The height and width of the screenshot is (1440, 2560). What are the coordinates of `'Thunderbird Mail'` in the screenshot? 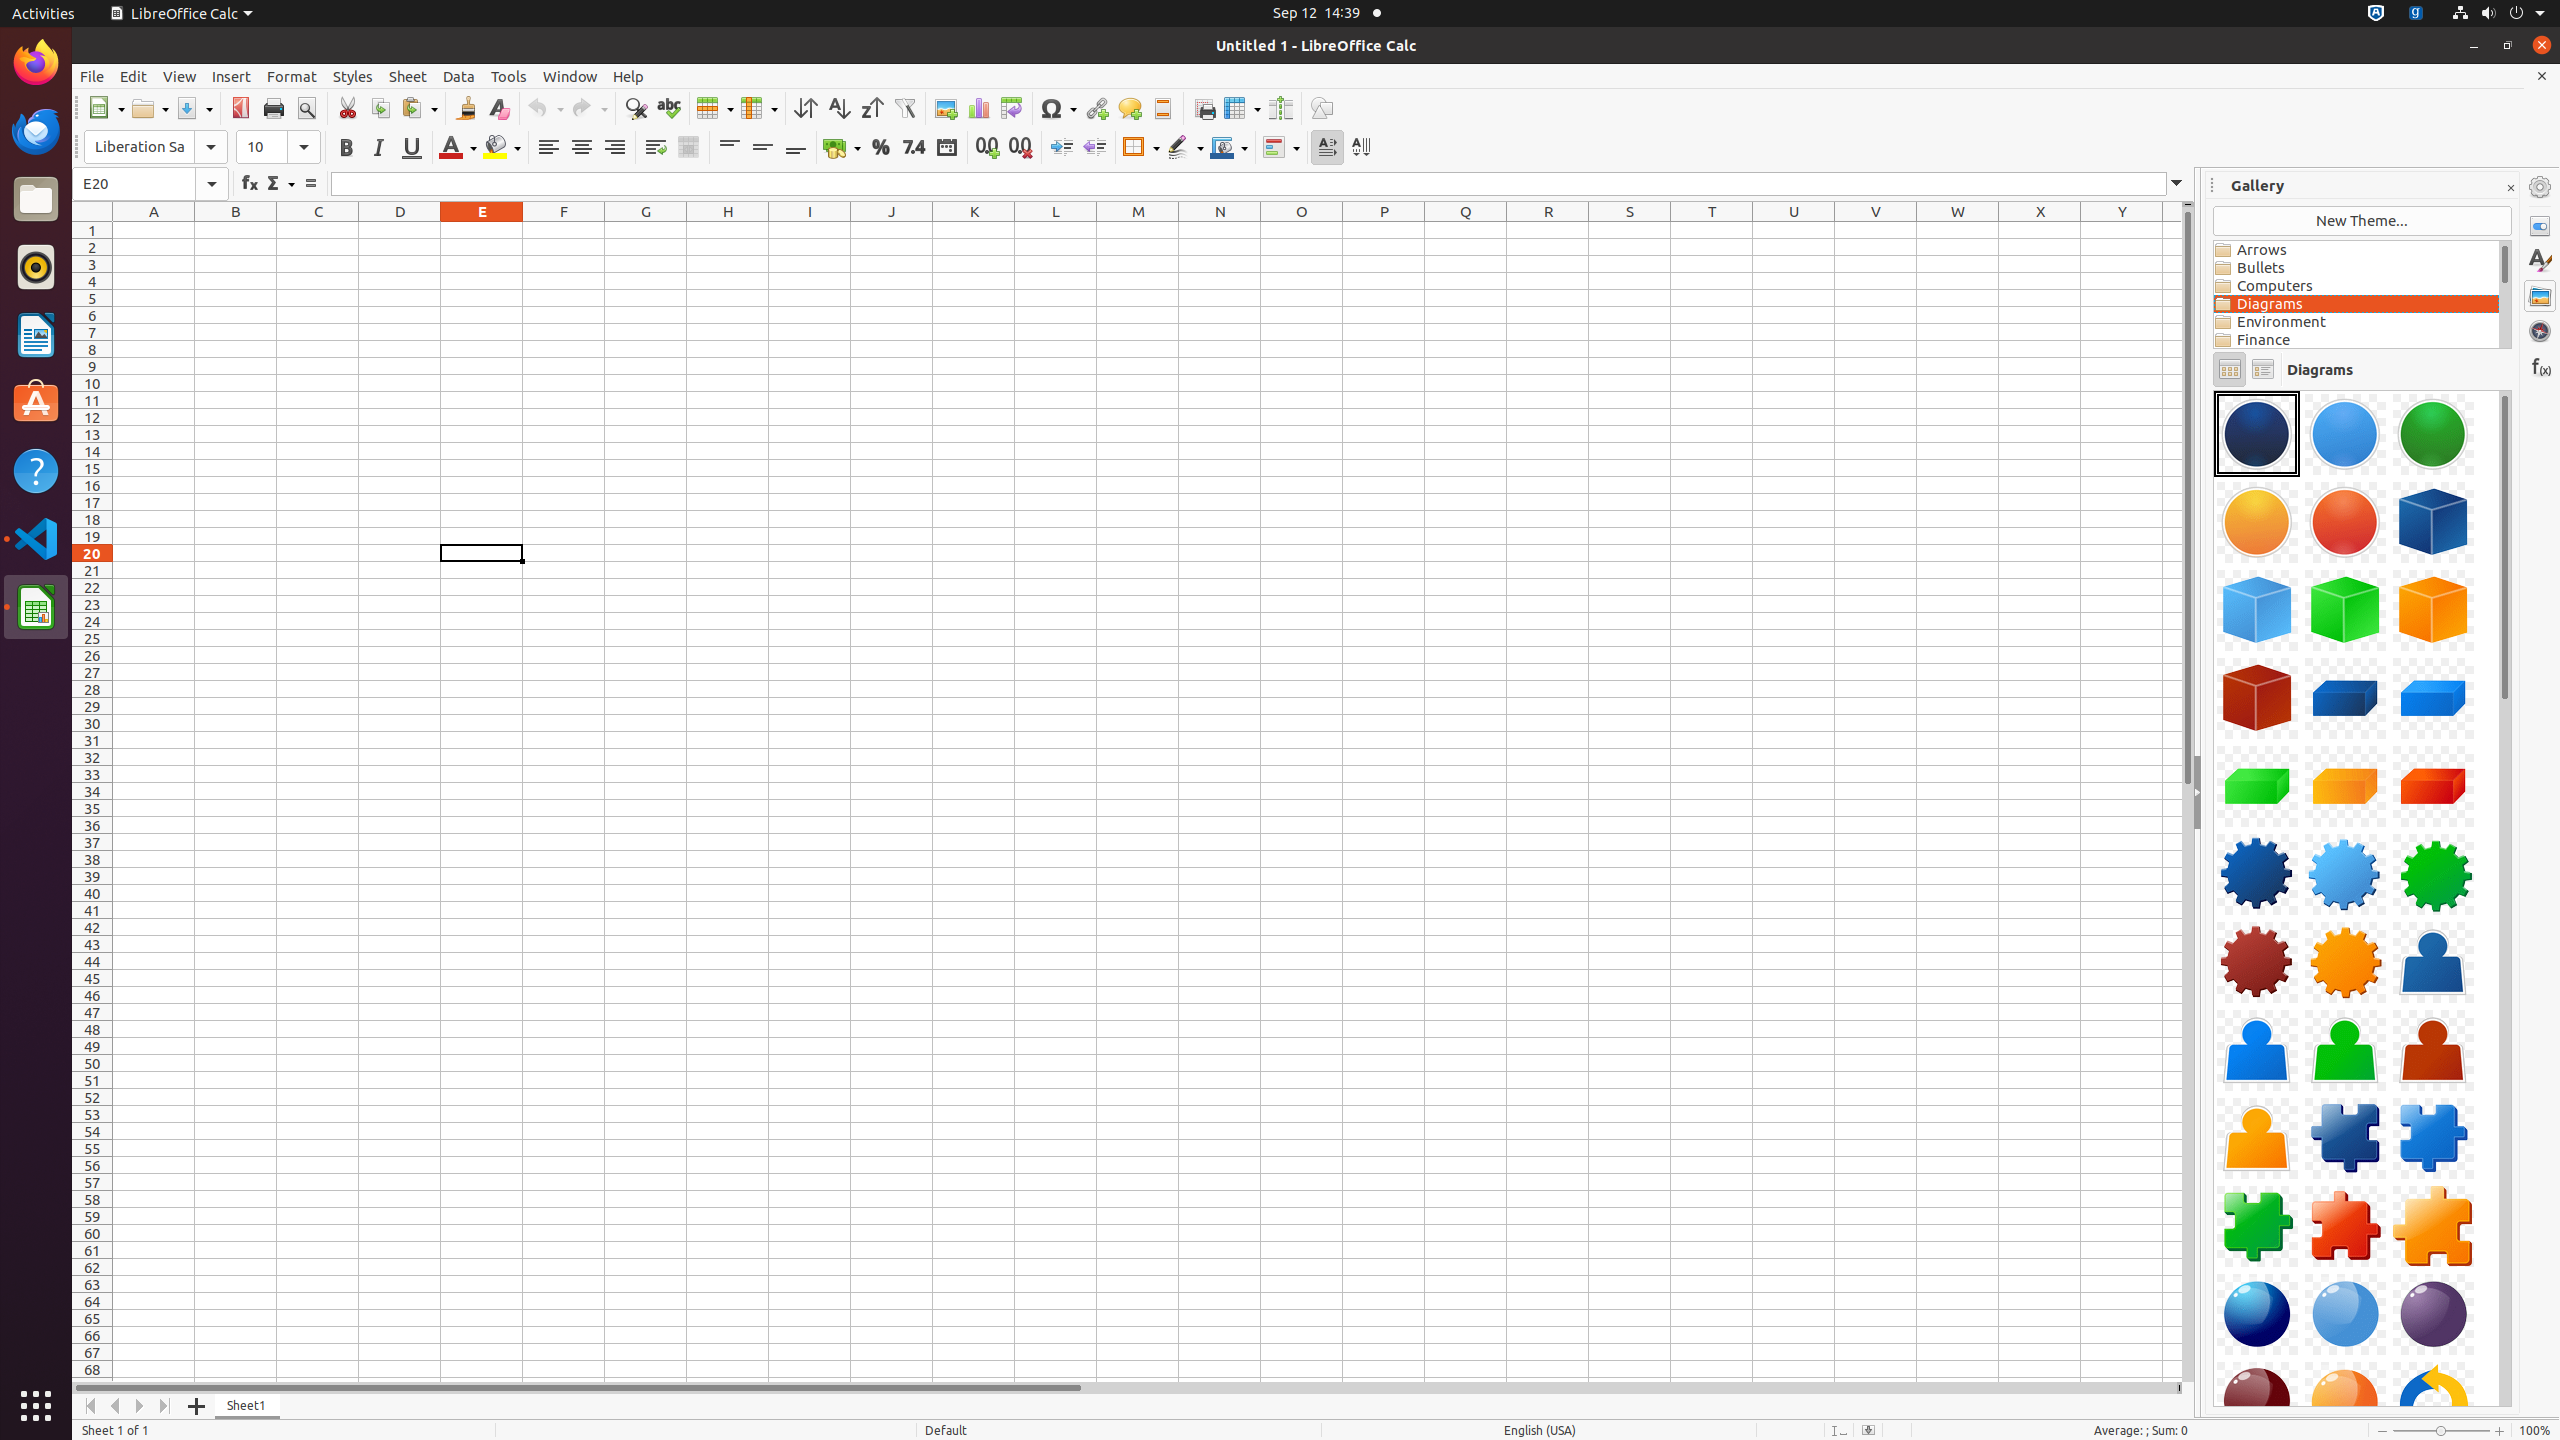 It's located at (36, 130).